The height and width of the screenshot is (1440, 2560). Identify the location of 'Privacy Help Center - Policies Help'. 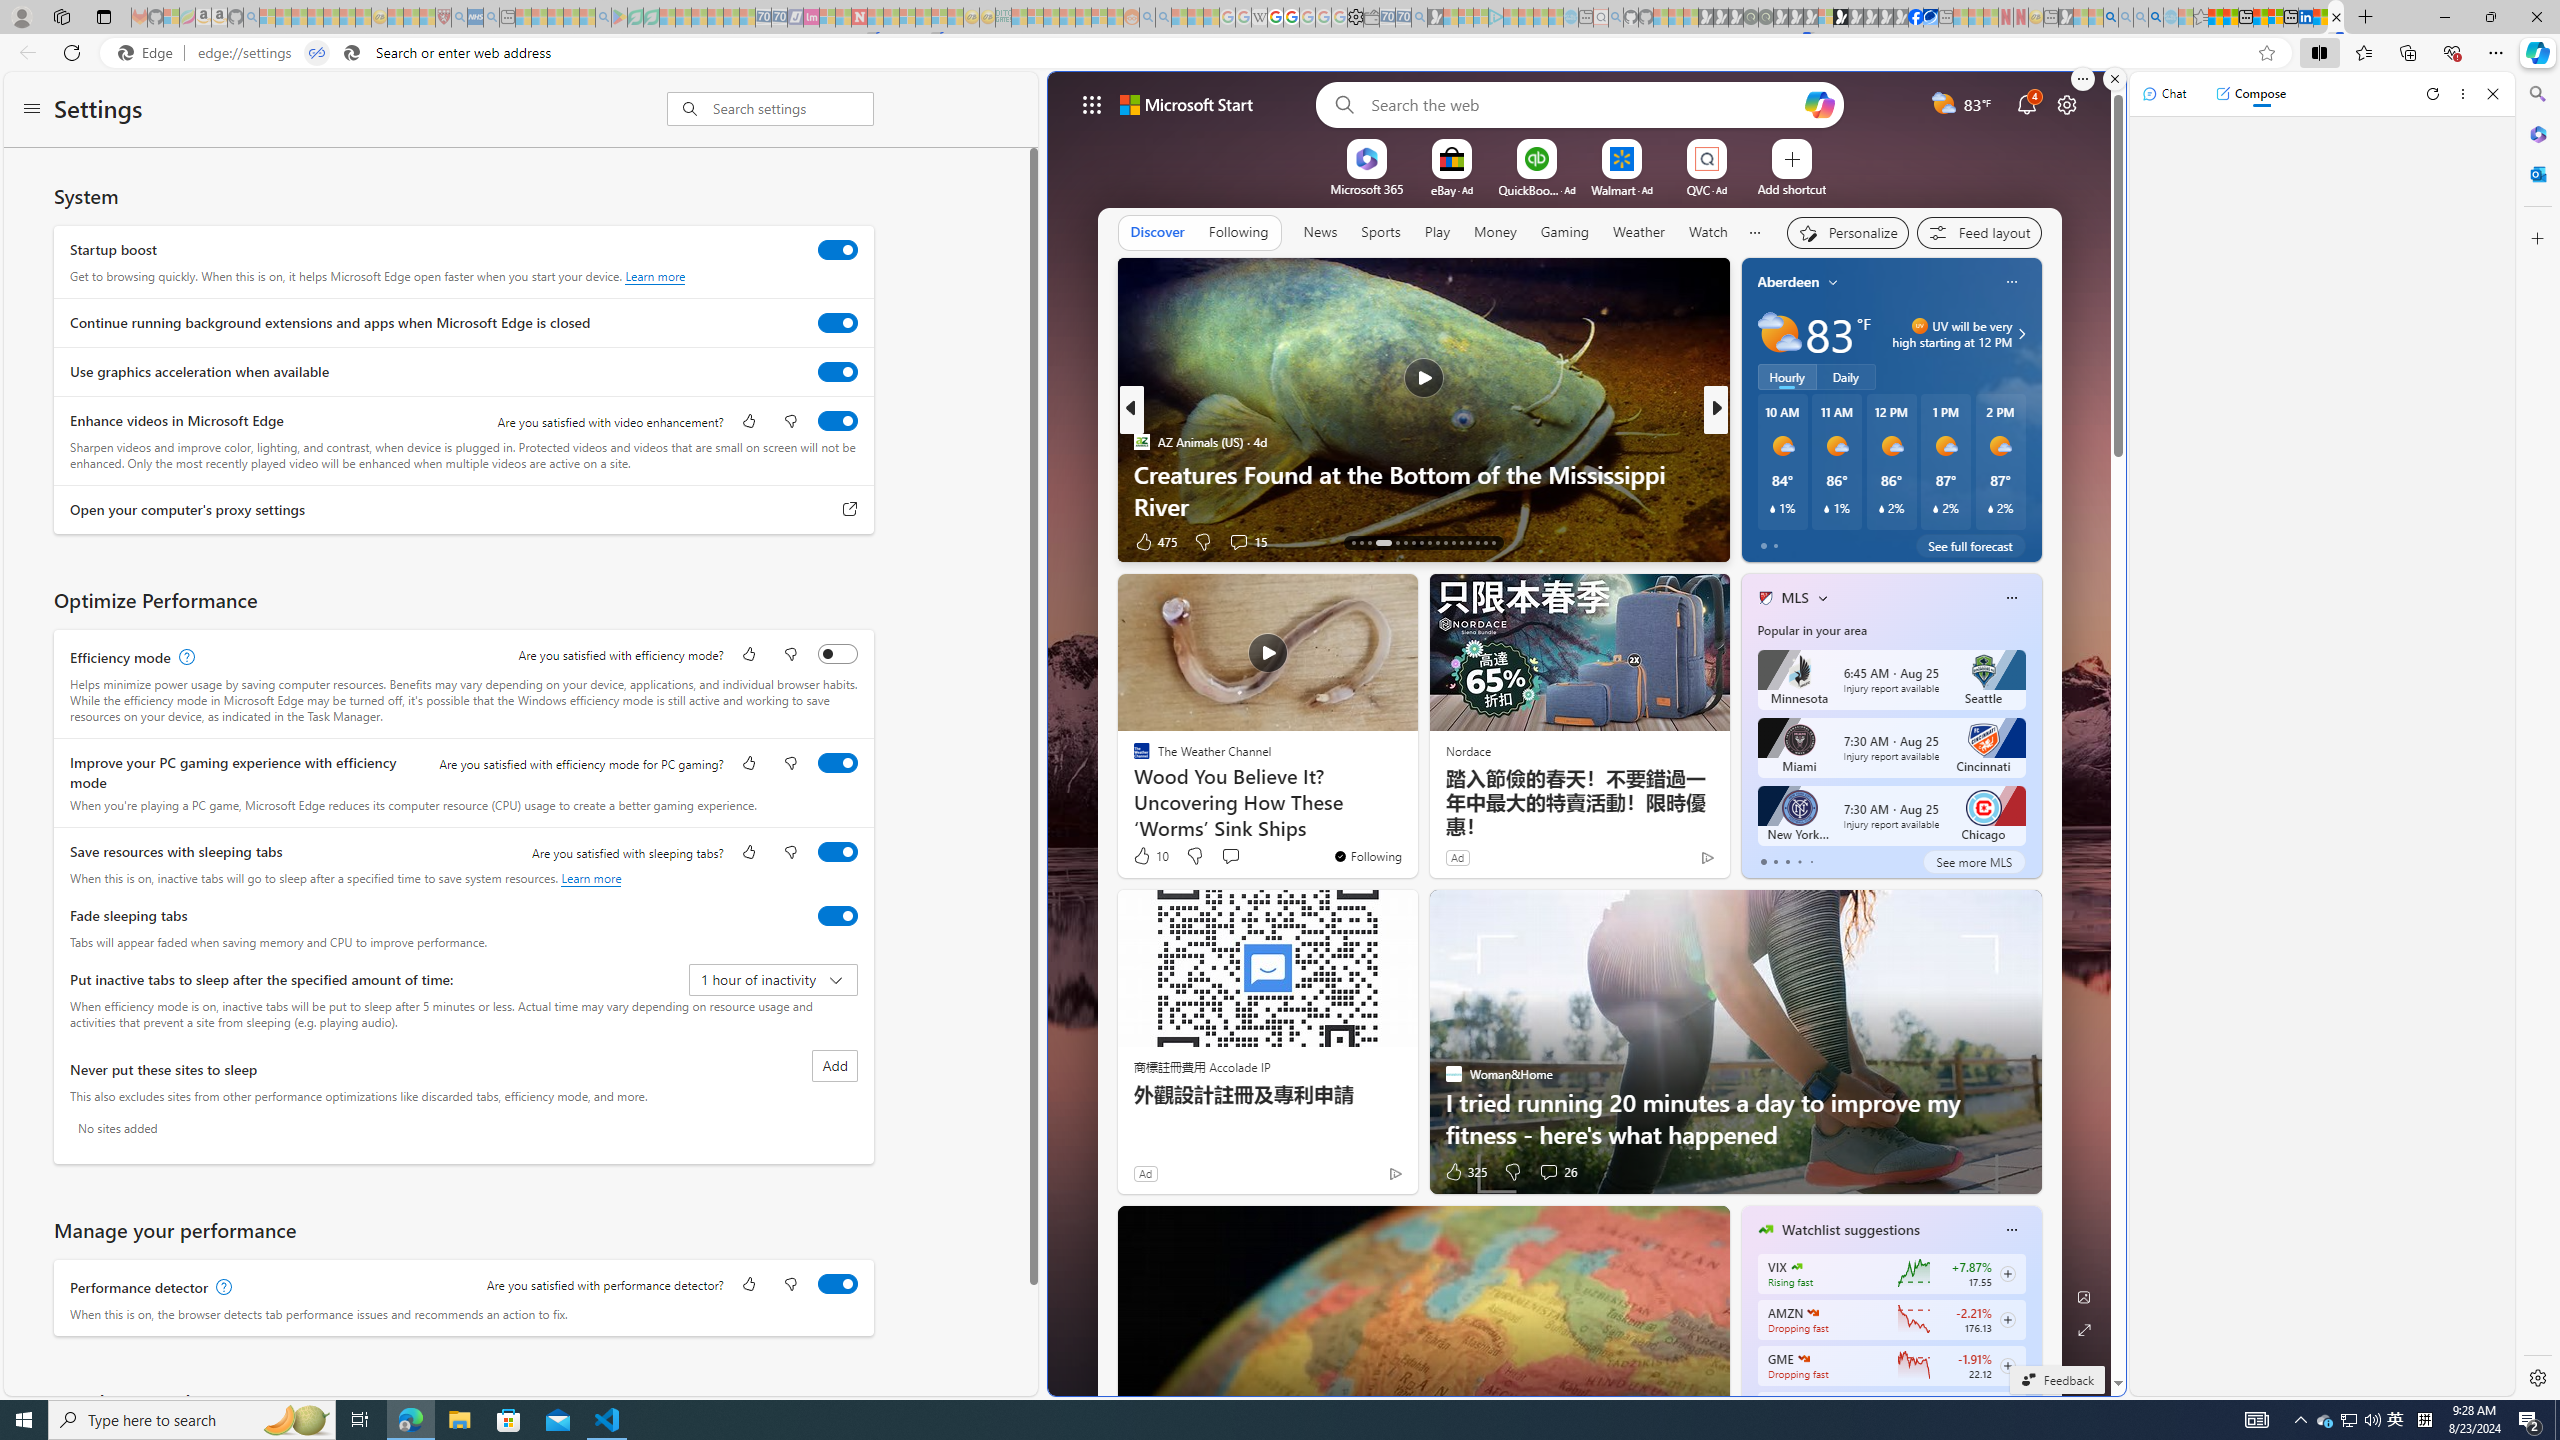
(1275, 16).